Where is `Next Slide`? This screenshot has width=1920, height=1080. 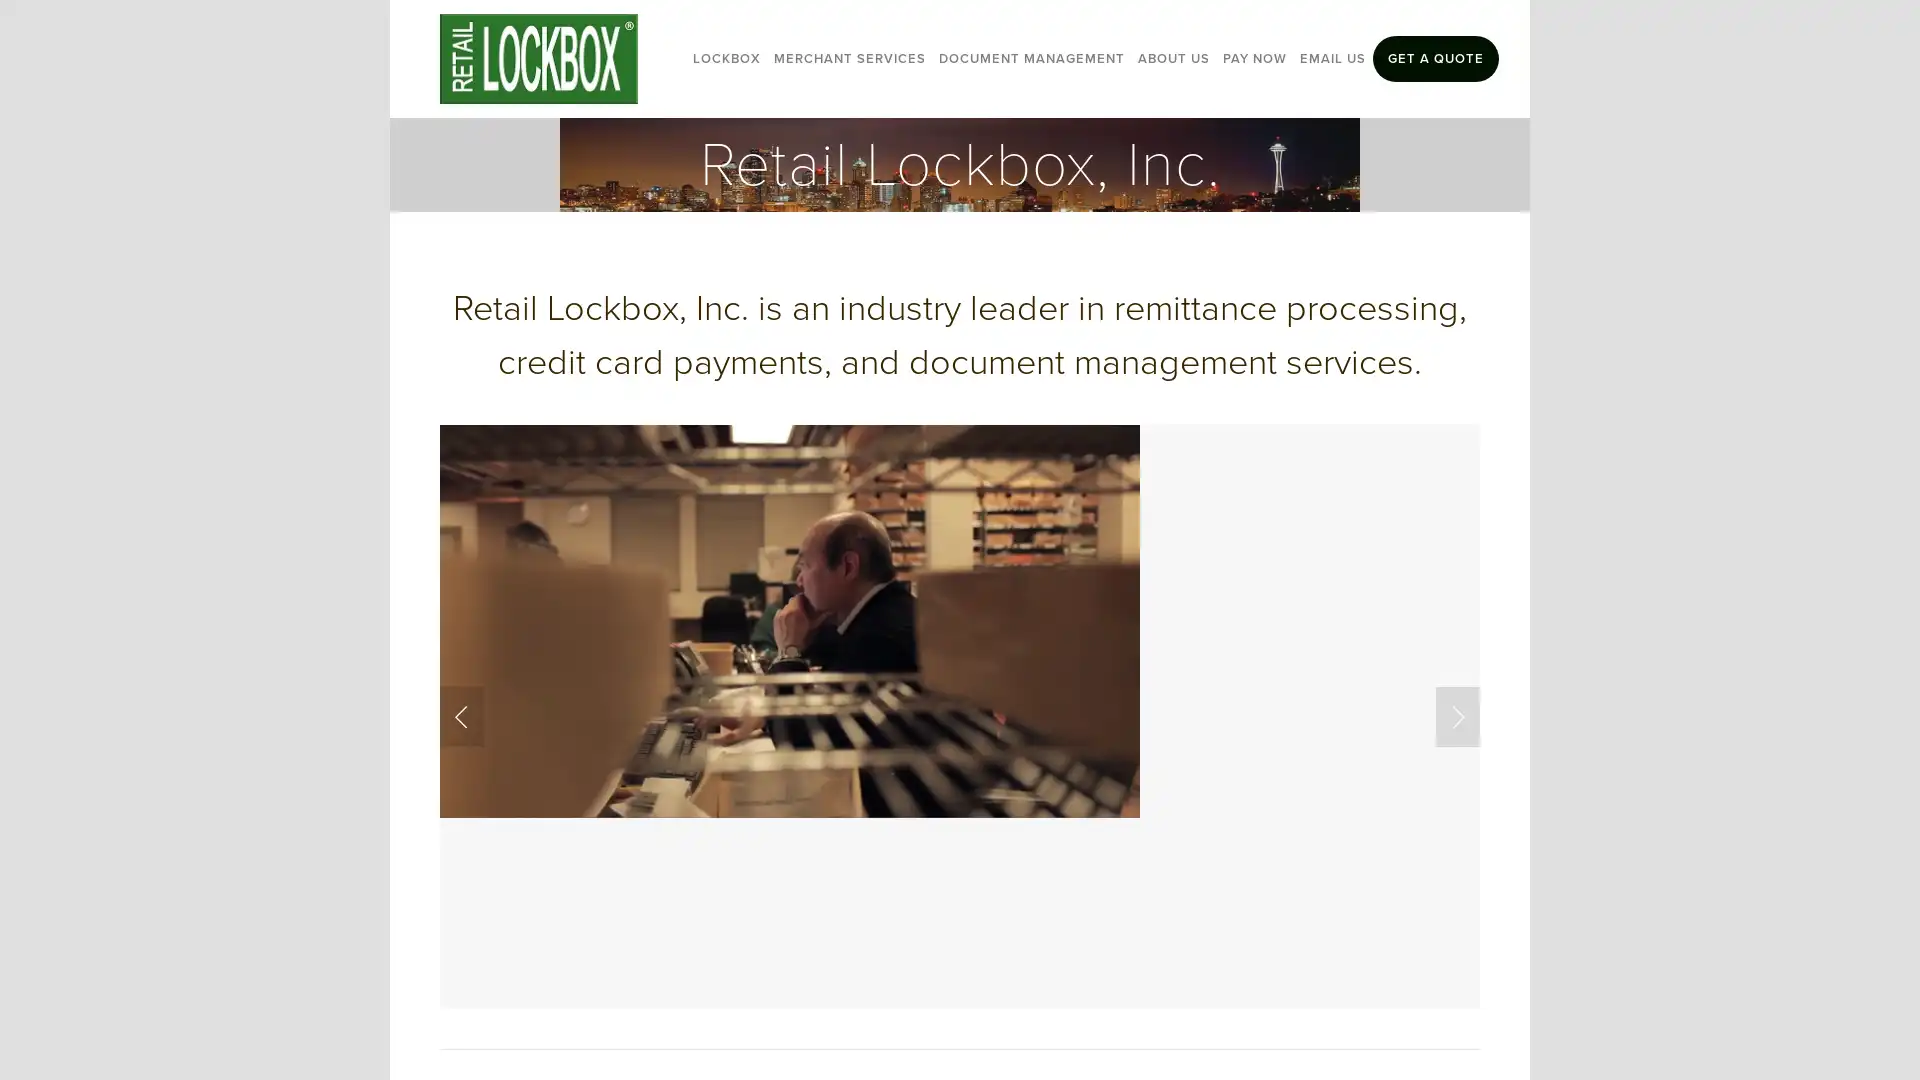 Next Slide is located at coordinates (1458, 715).